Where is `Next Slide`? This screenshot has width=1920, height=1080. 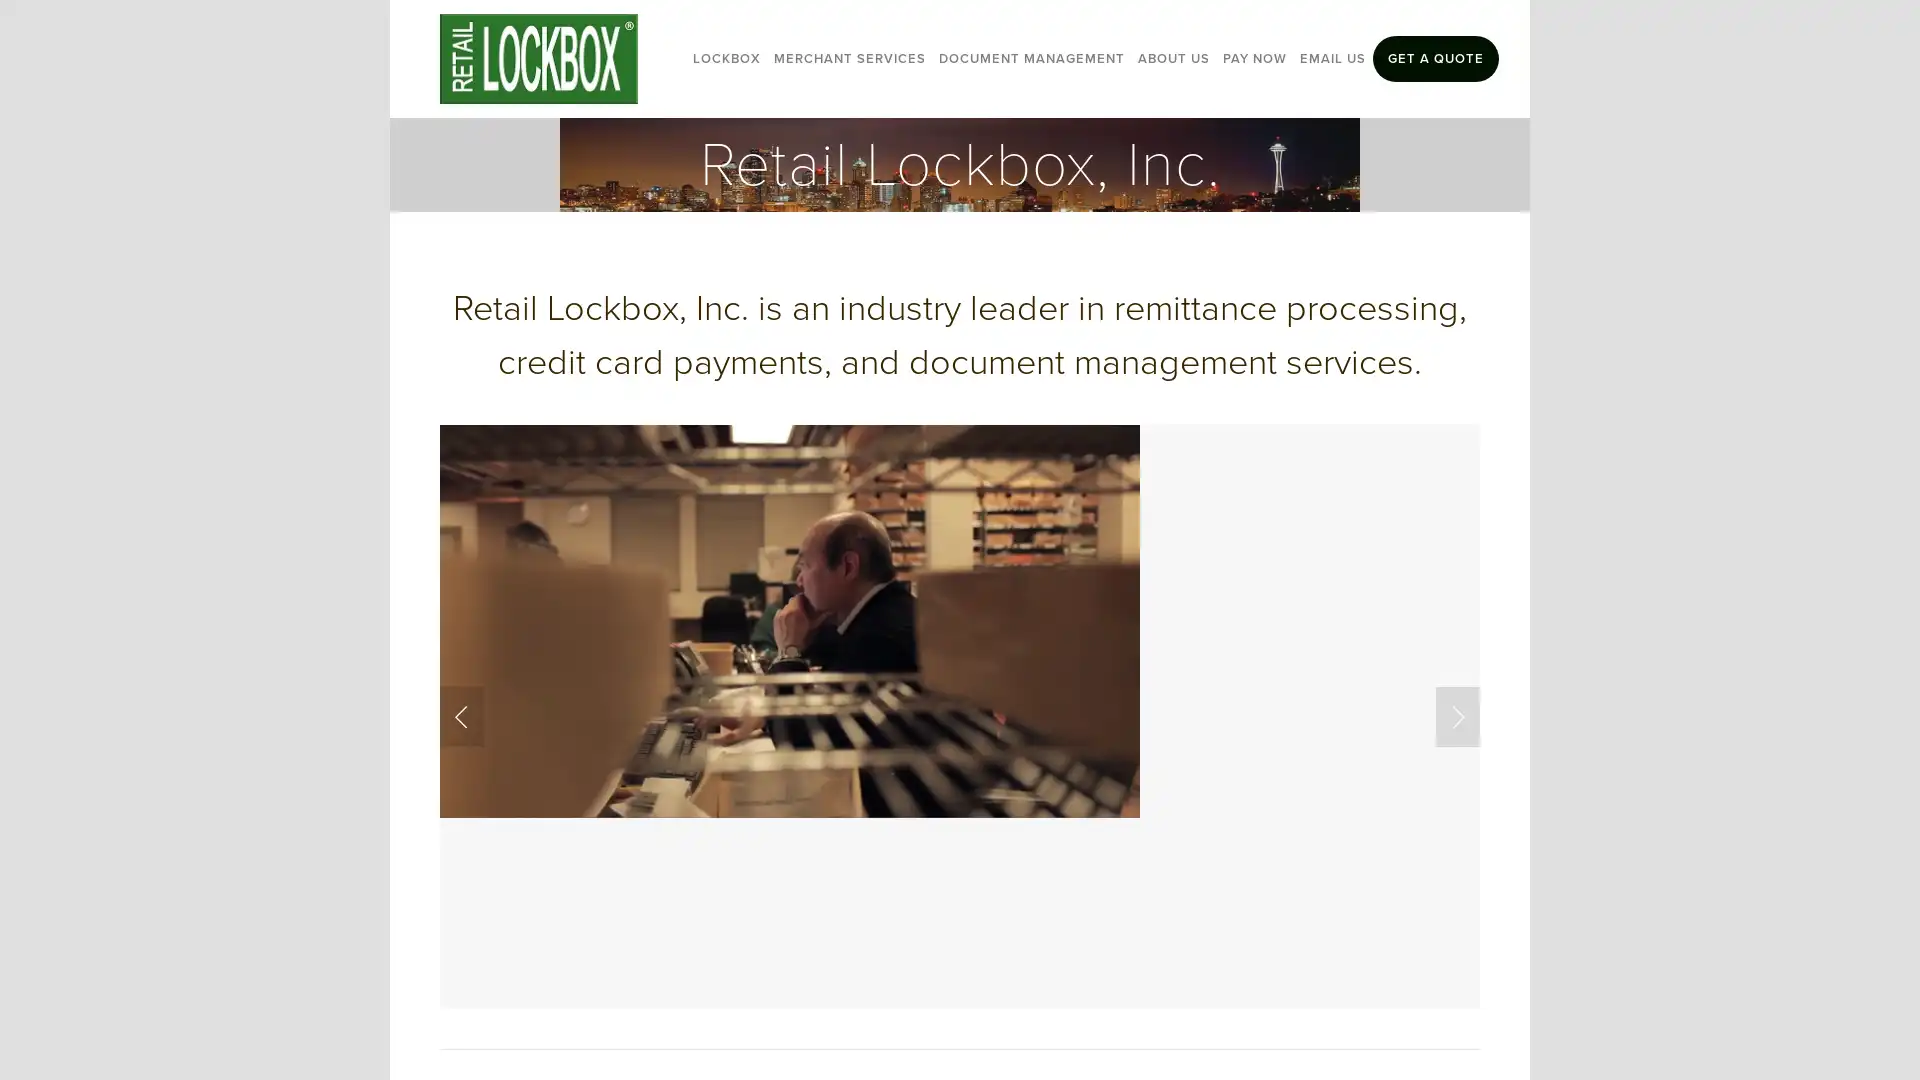 Next Slide is located at coordinates (1458, 715).